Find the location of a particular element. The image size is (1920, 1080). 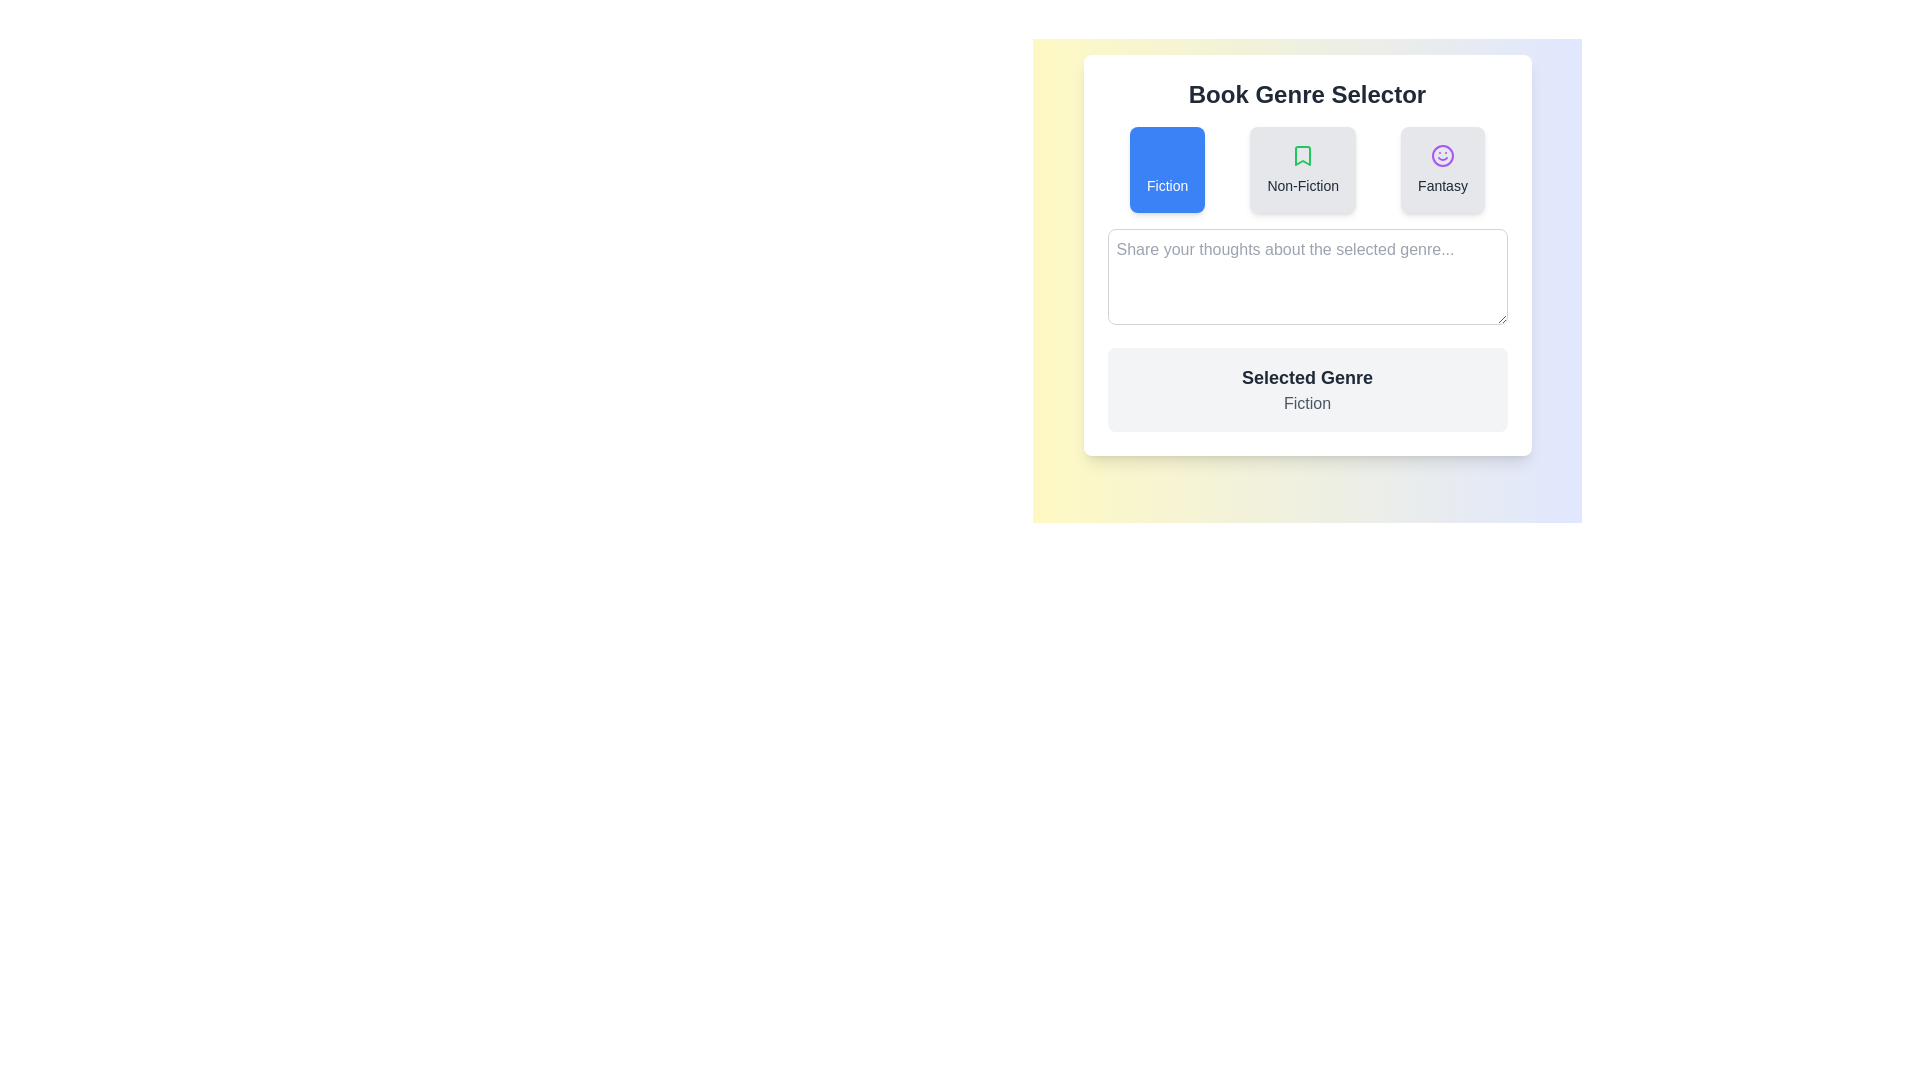

the Static Text Label displaying the current book genre 'Fiction', which is located directly below the heading 'Selected Genre' is located at coordinates (1307, 404).